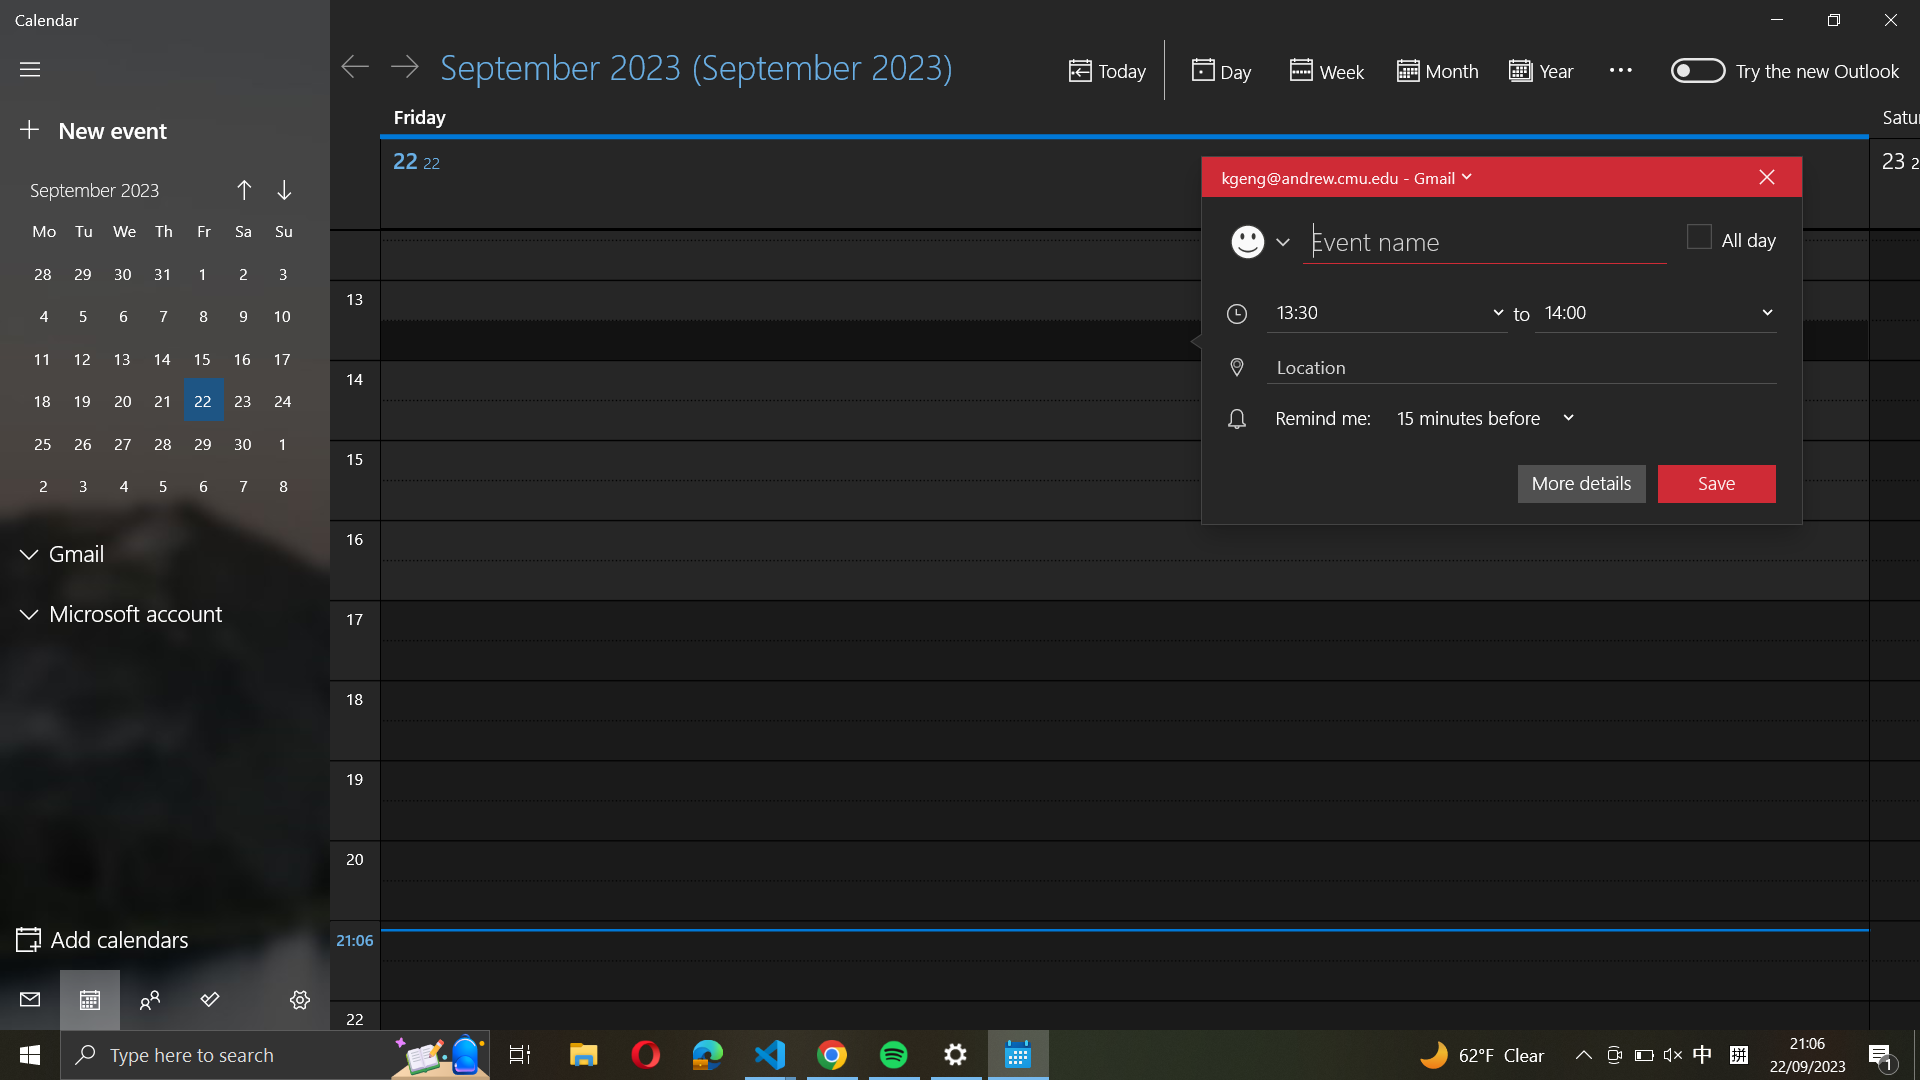 The image size is (1920, 1080). Describe the element at coordinates (1766, 175) in the screenshot. I see `Abort the in-progress event` at that location.